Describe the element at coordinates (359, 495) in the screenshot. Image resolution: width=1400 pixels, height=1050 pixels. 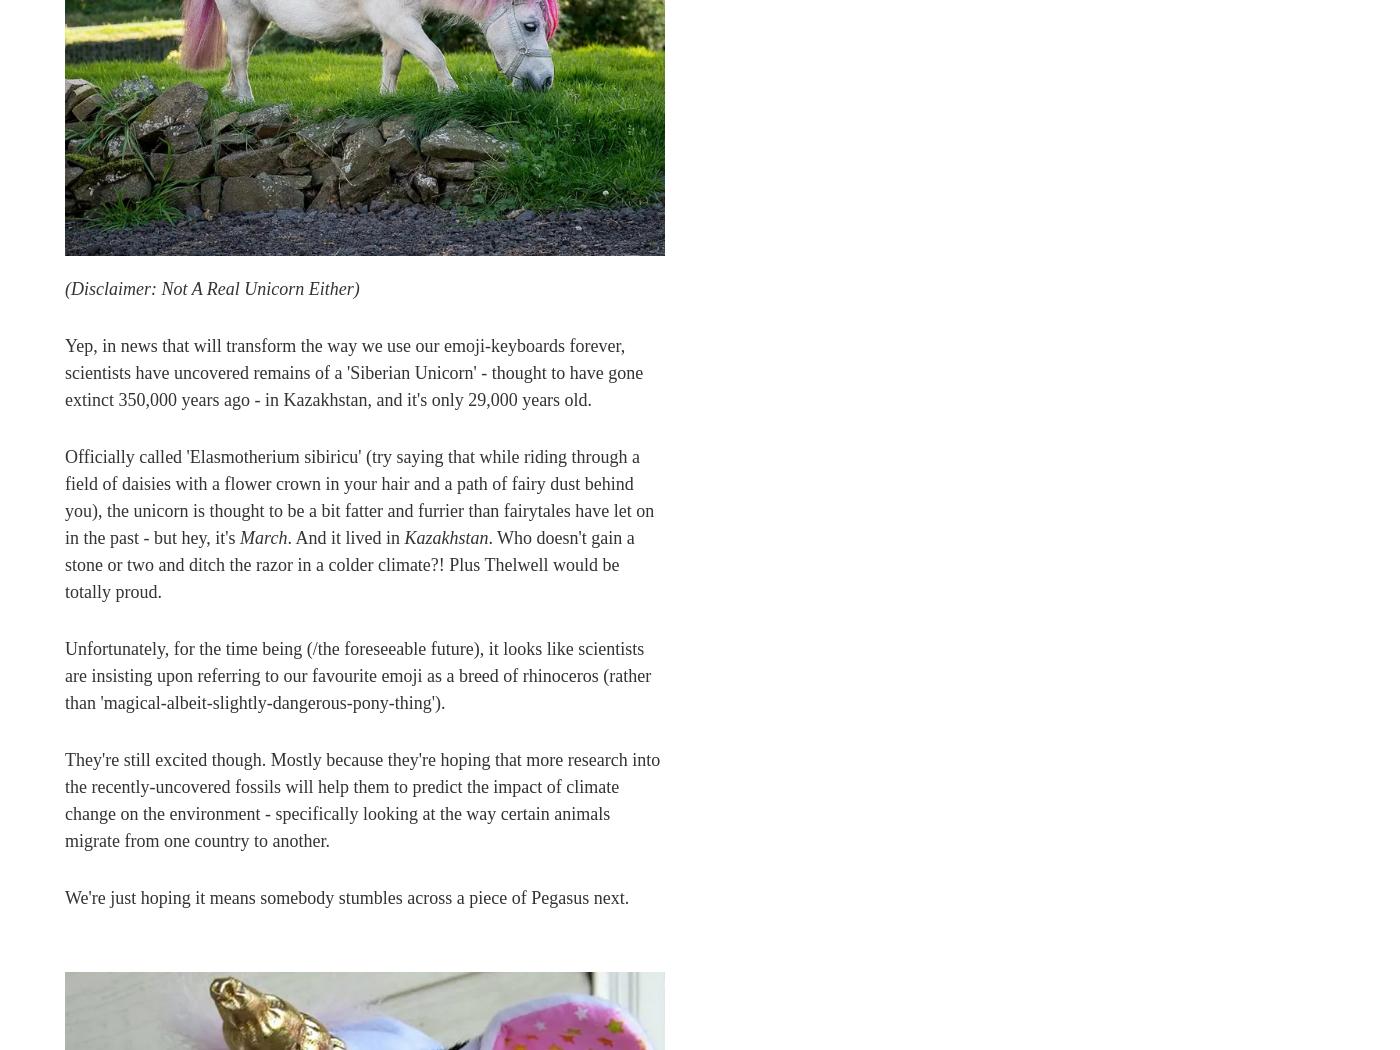
I see `'Officially called 'Elasmotherium sibiricu' (try saying that while riding through a field of daisies with a flower crown in your hair and a path of fairy dust behind you), the unicorn is thought to be a bit fatter and furrier than fairytales have let on in the past - but hey, it's'` at that location.